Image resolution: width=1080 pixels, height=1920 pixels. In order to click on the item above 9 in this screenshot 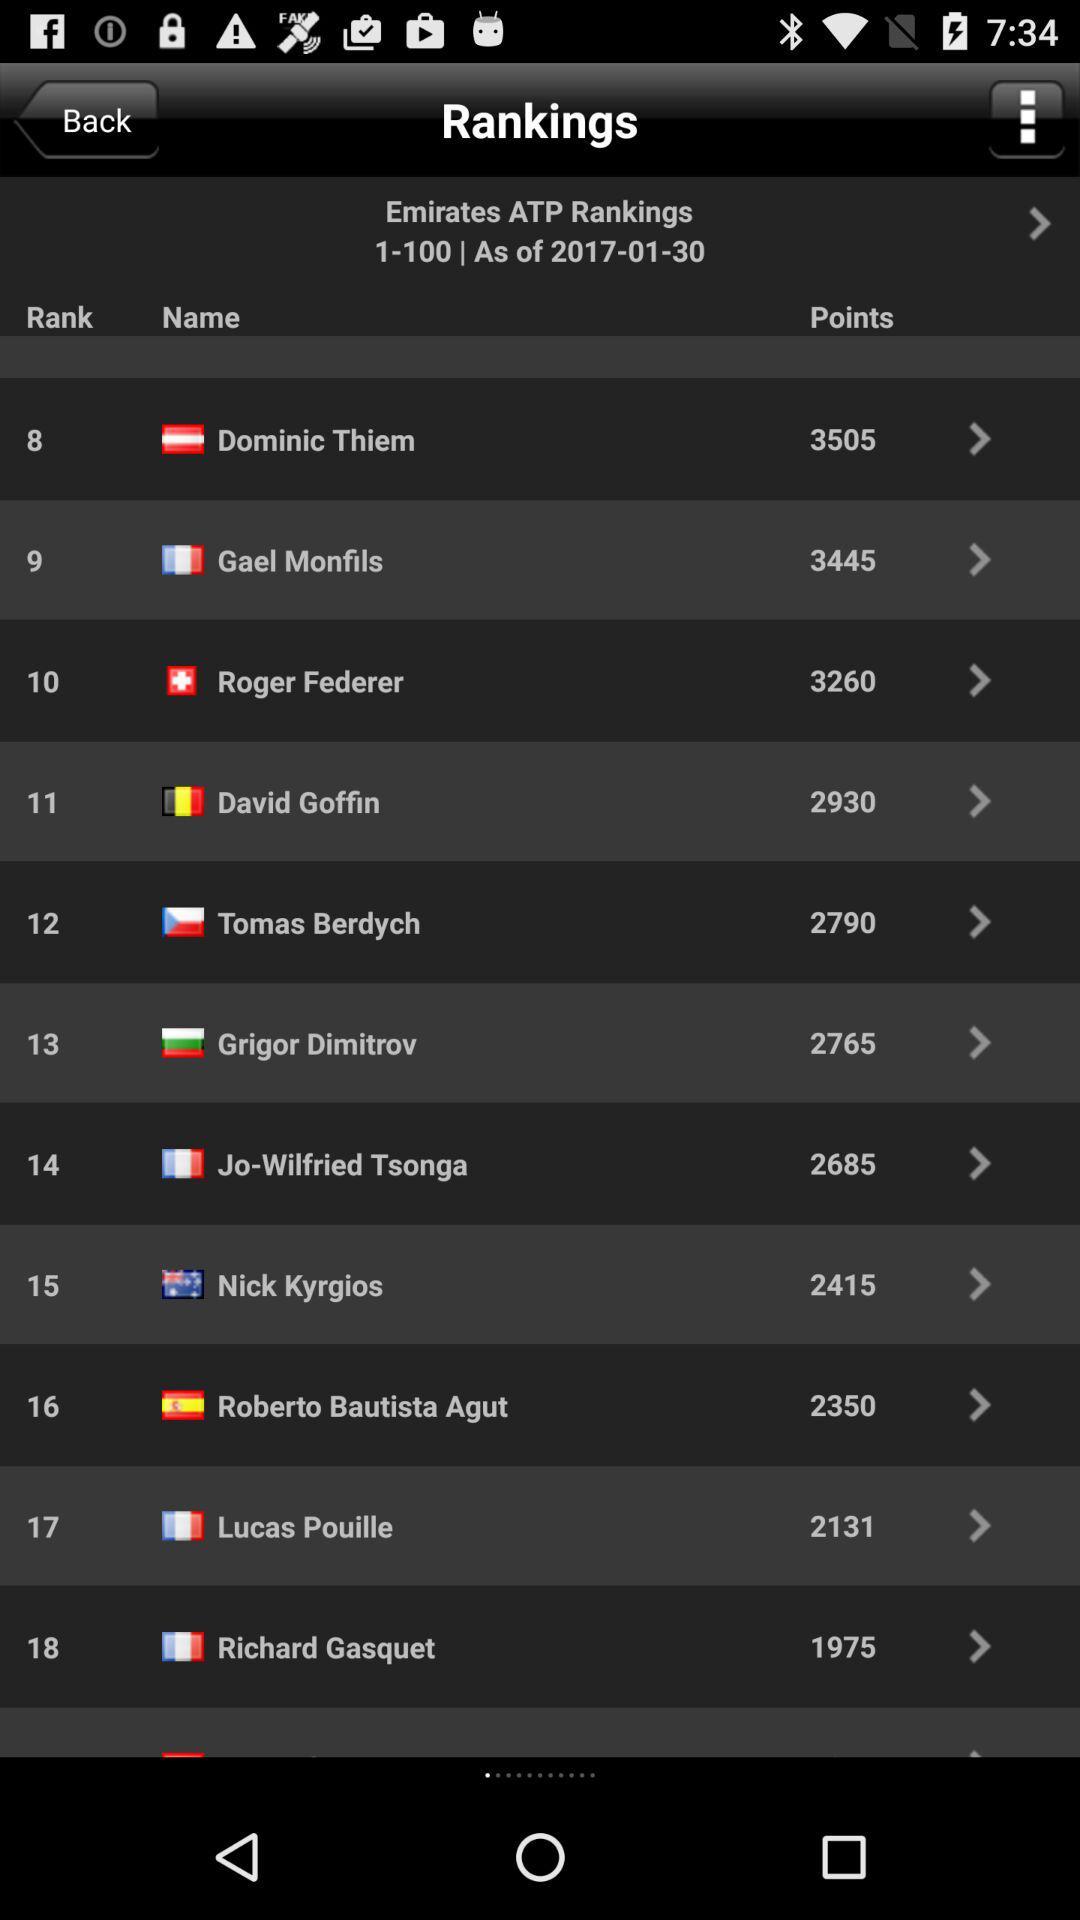, I will do `click(21, 438)`.